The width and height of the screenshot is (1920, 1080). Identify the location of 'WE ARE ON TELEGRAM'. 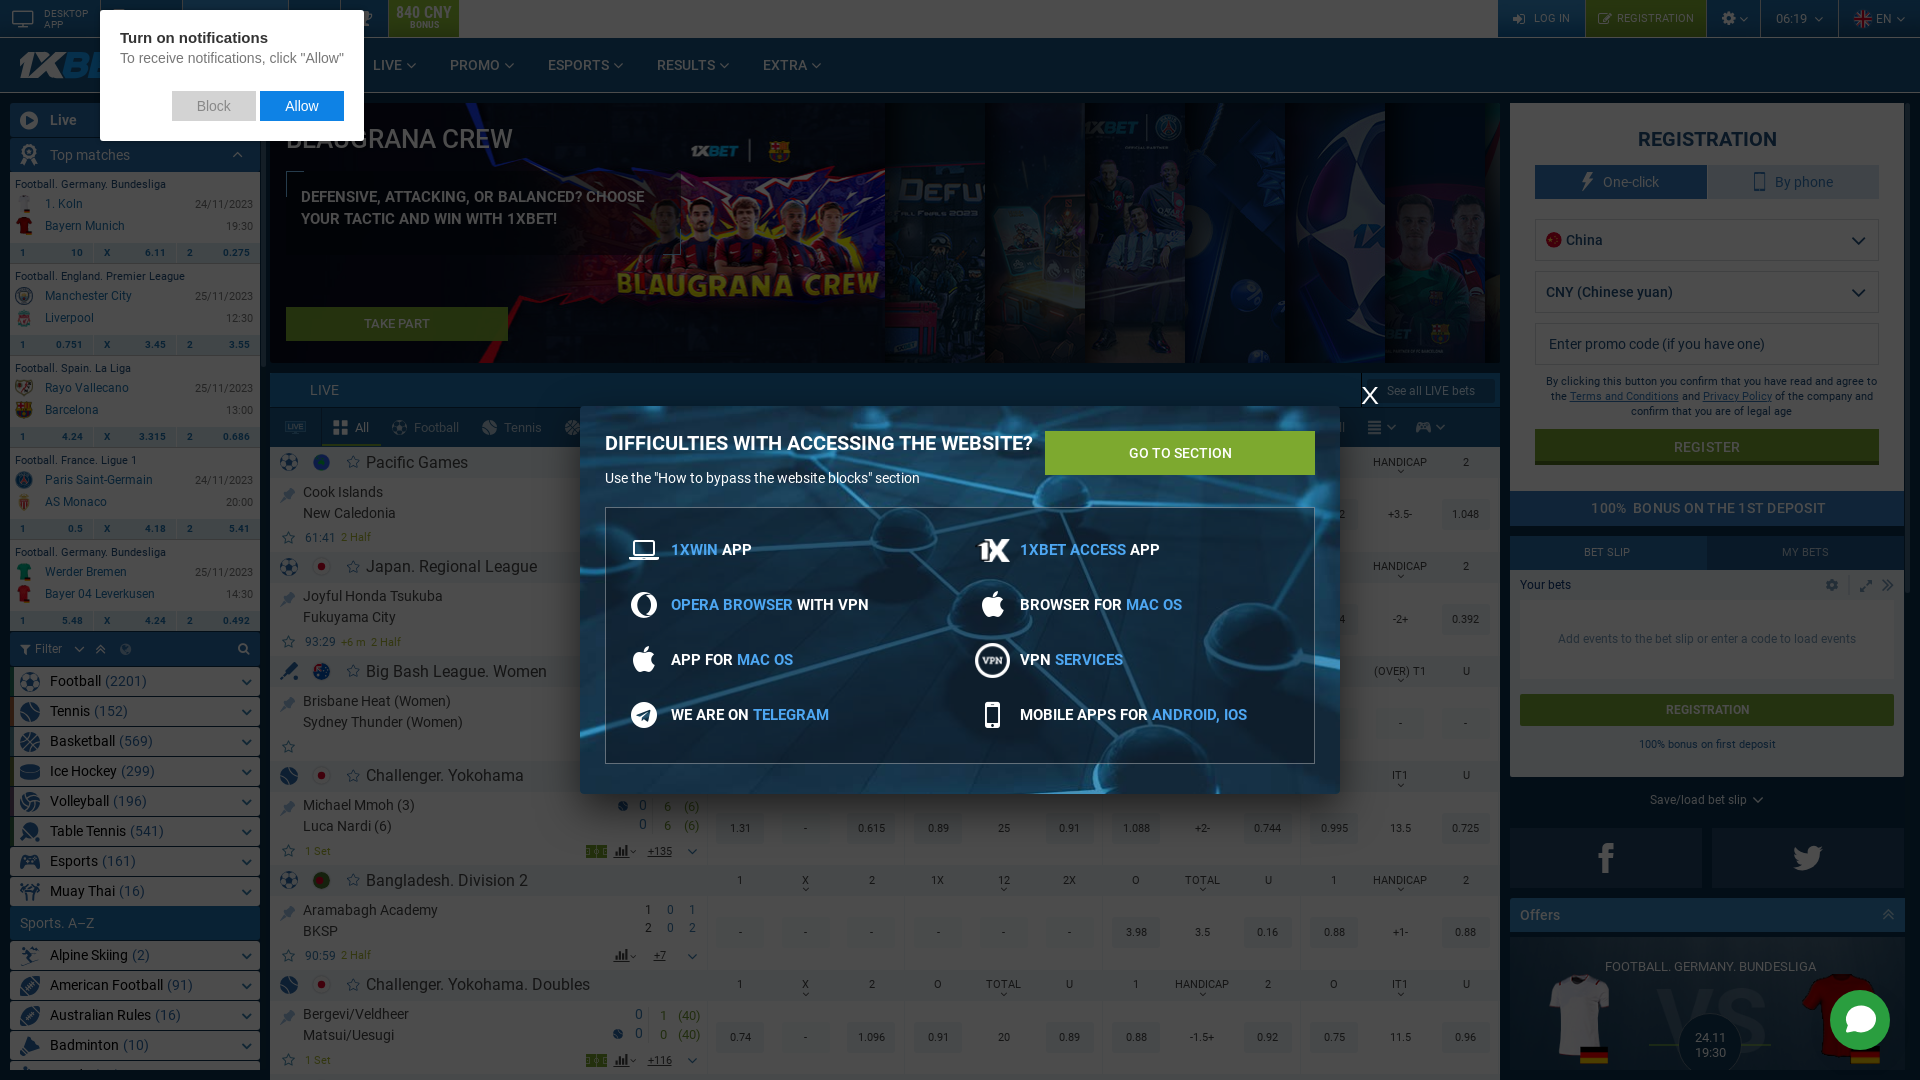
(671, 713).